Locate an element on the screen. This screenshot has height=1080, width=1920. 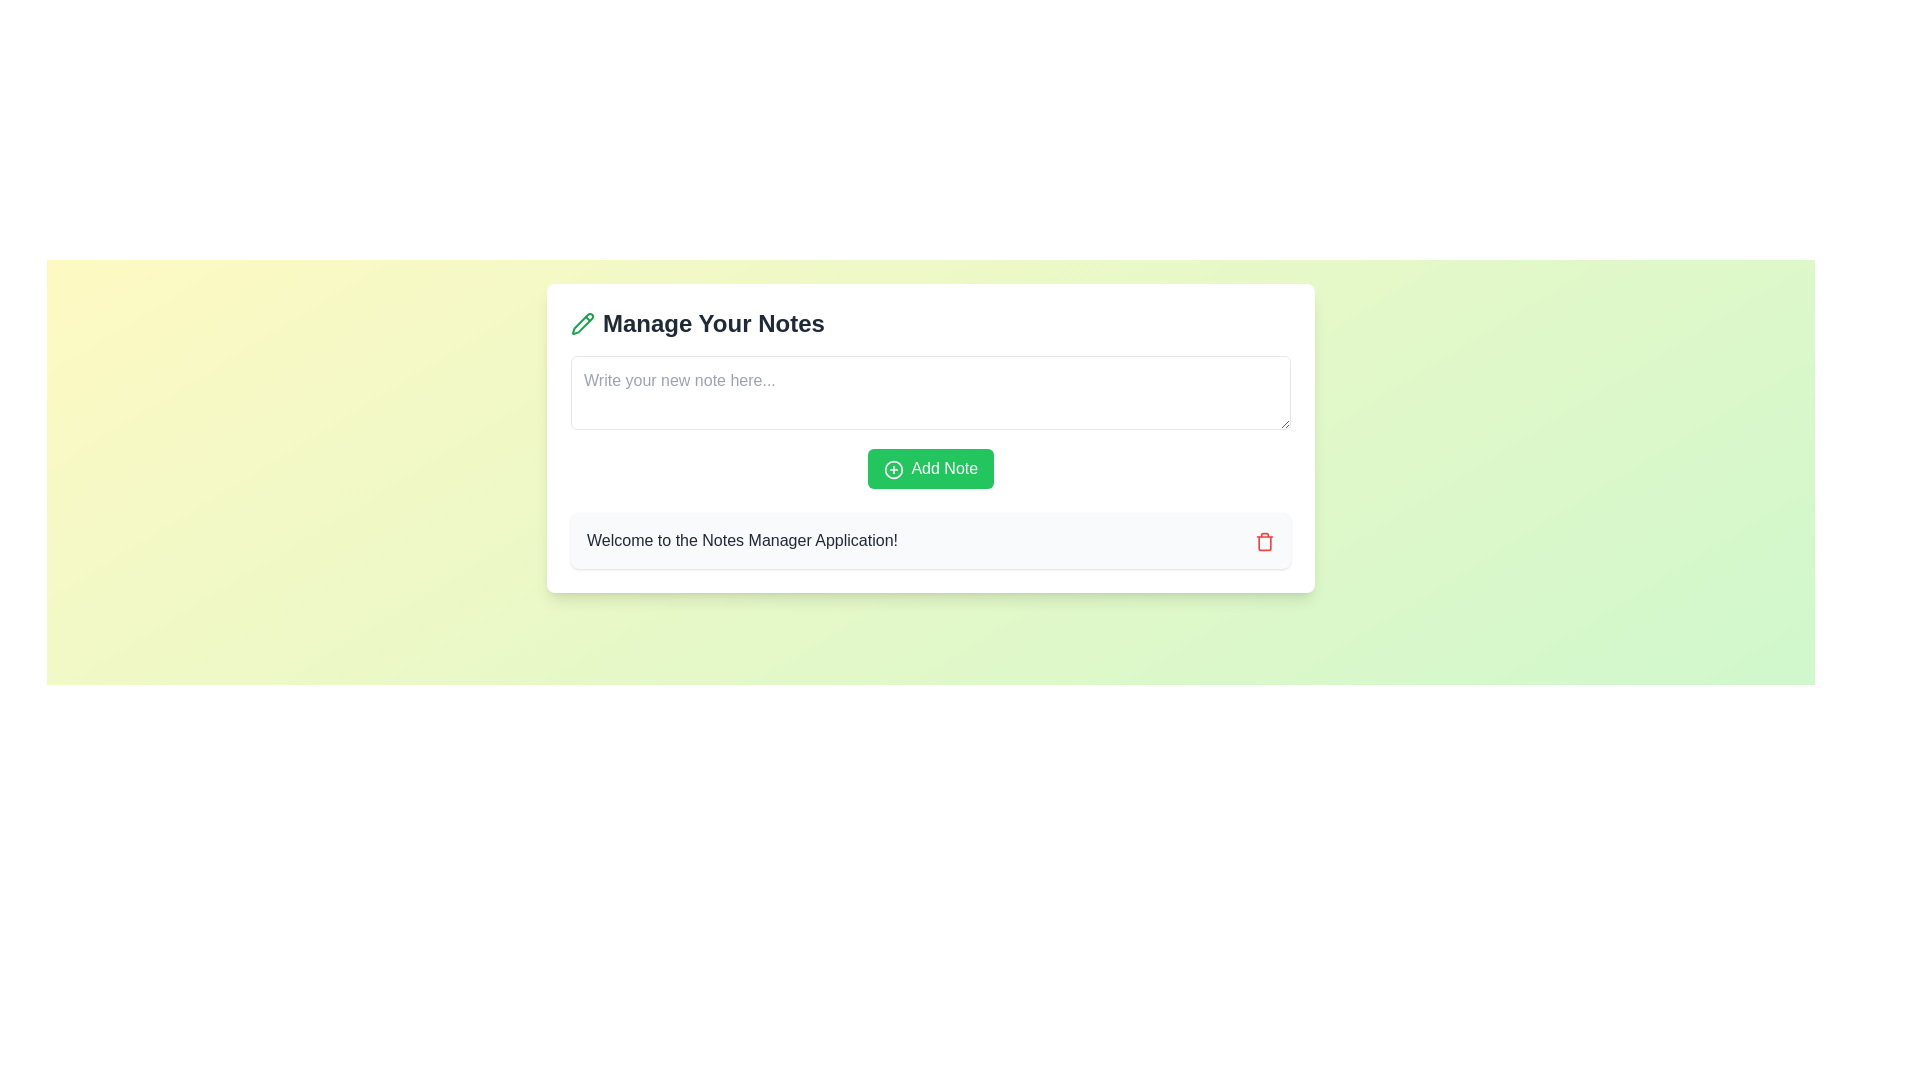
the main functional area for managing notes is located at coordinates (930, 437).